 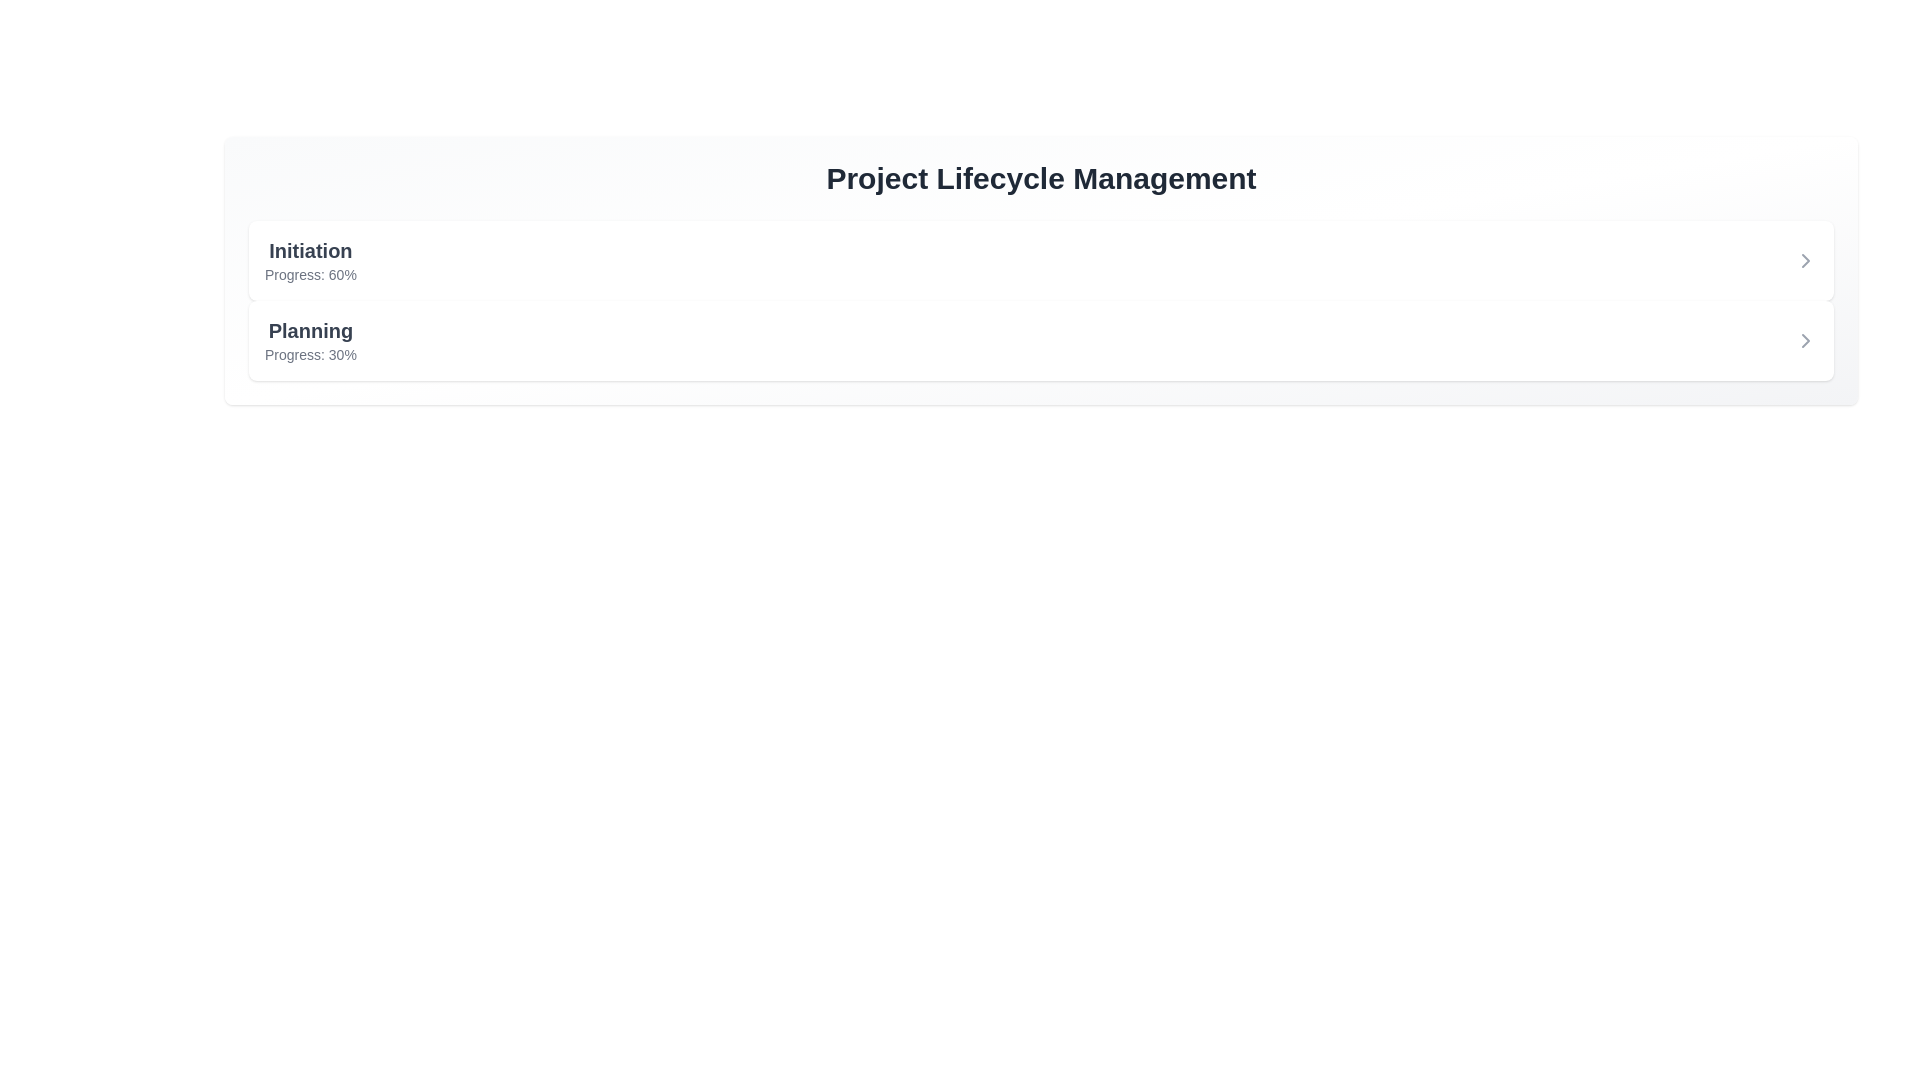 I want to click on the right-pointing chevron icon located at the far-right end of the 'Planning' section, so click(x=1805, y=339).